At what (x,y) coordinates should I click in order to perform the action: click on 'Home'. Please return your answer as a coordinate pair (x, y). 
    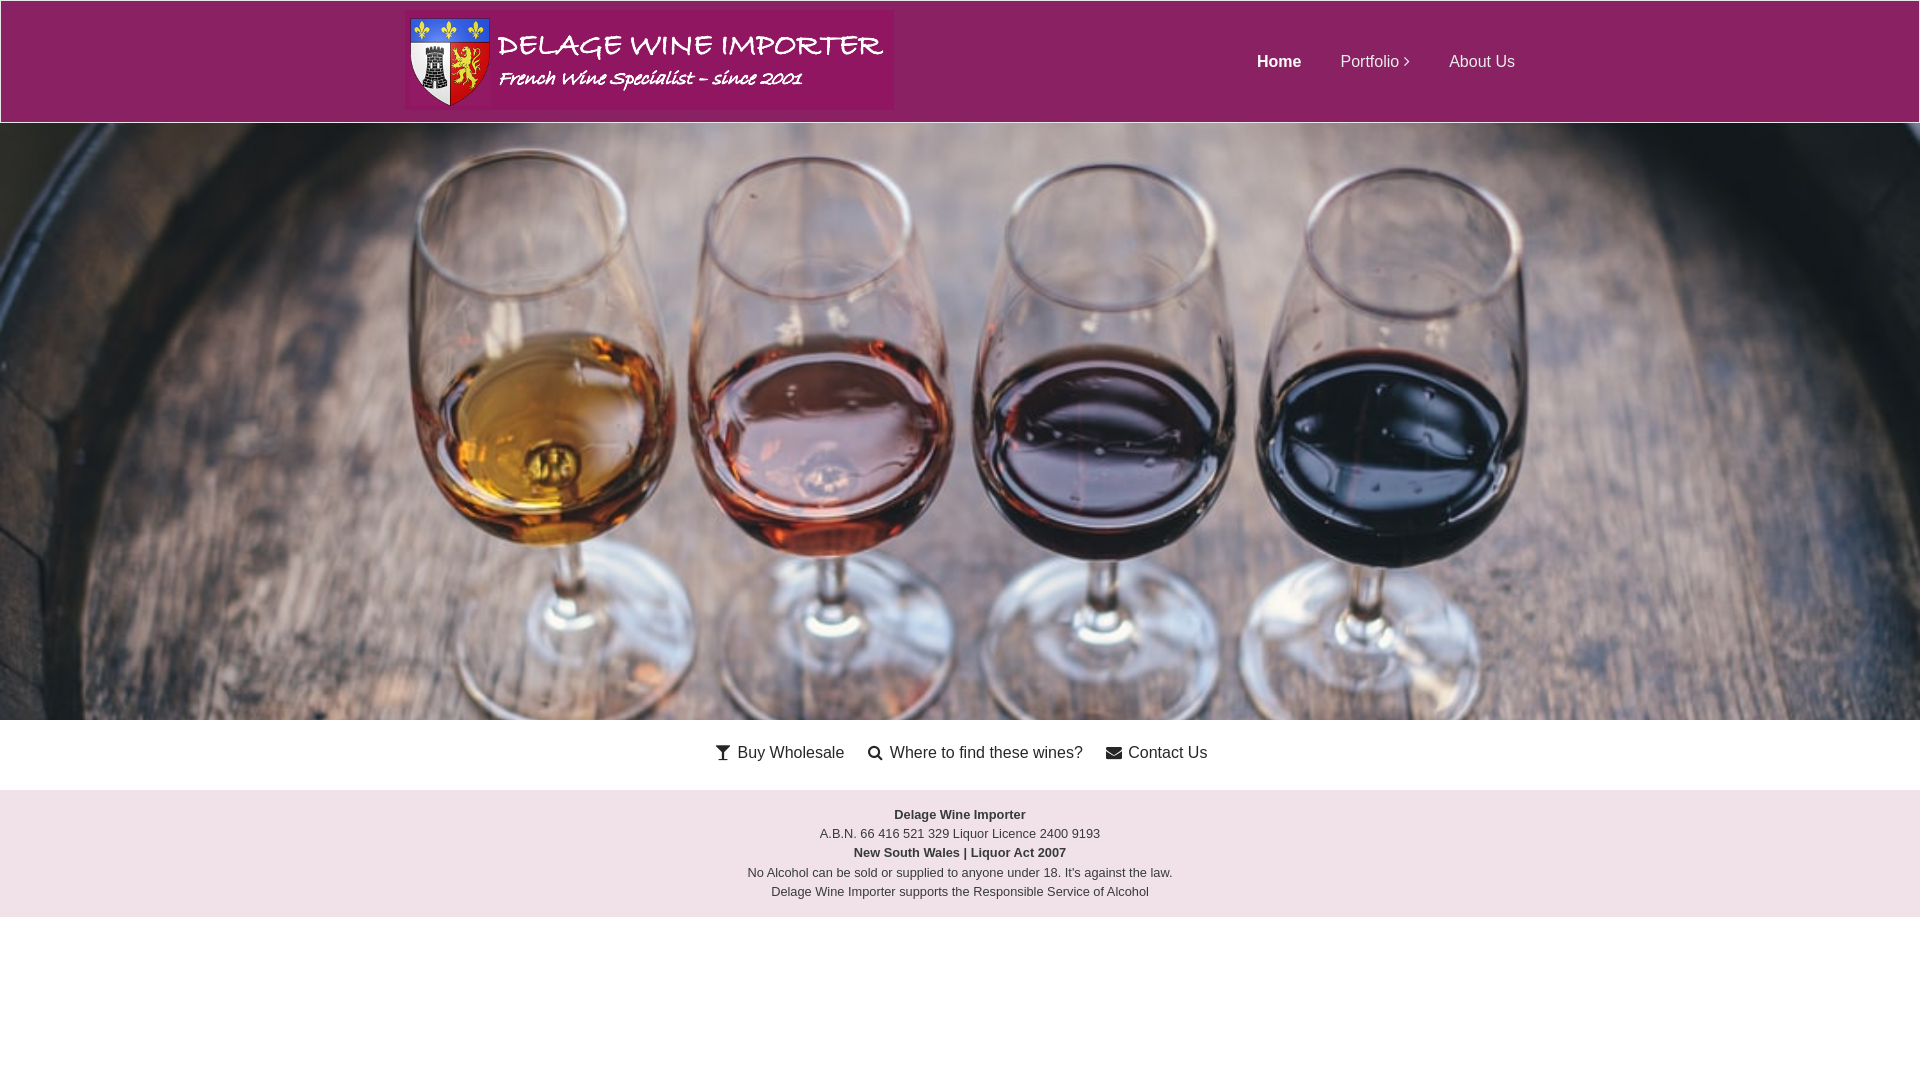
    Looking at the image, I should click on (1277, 60).